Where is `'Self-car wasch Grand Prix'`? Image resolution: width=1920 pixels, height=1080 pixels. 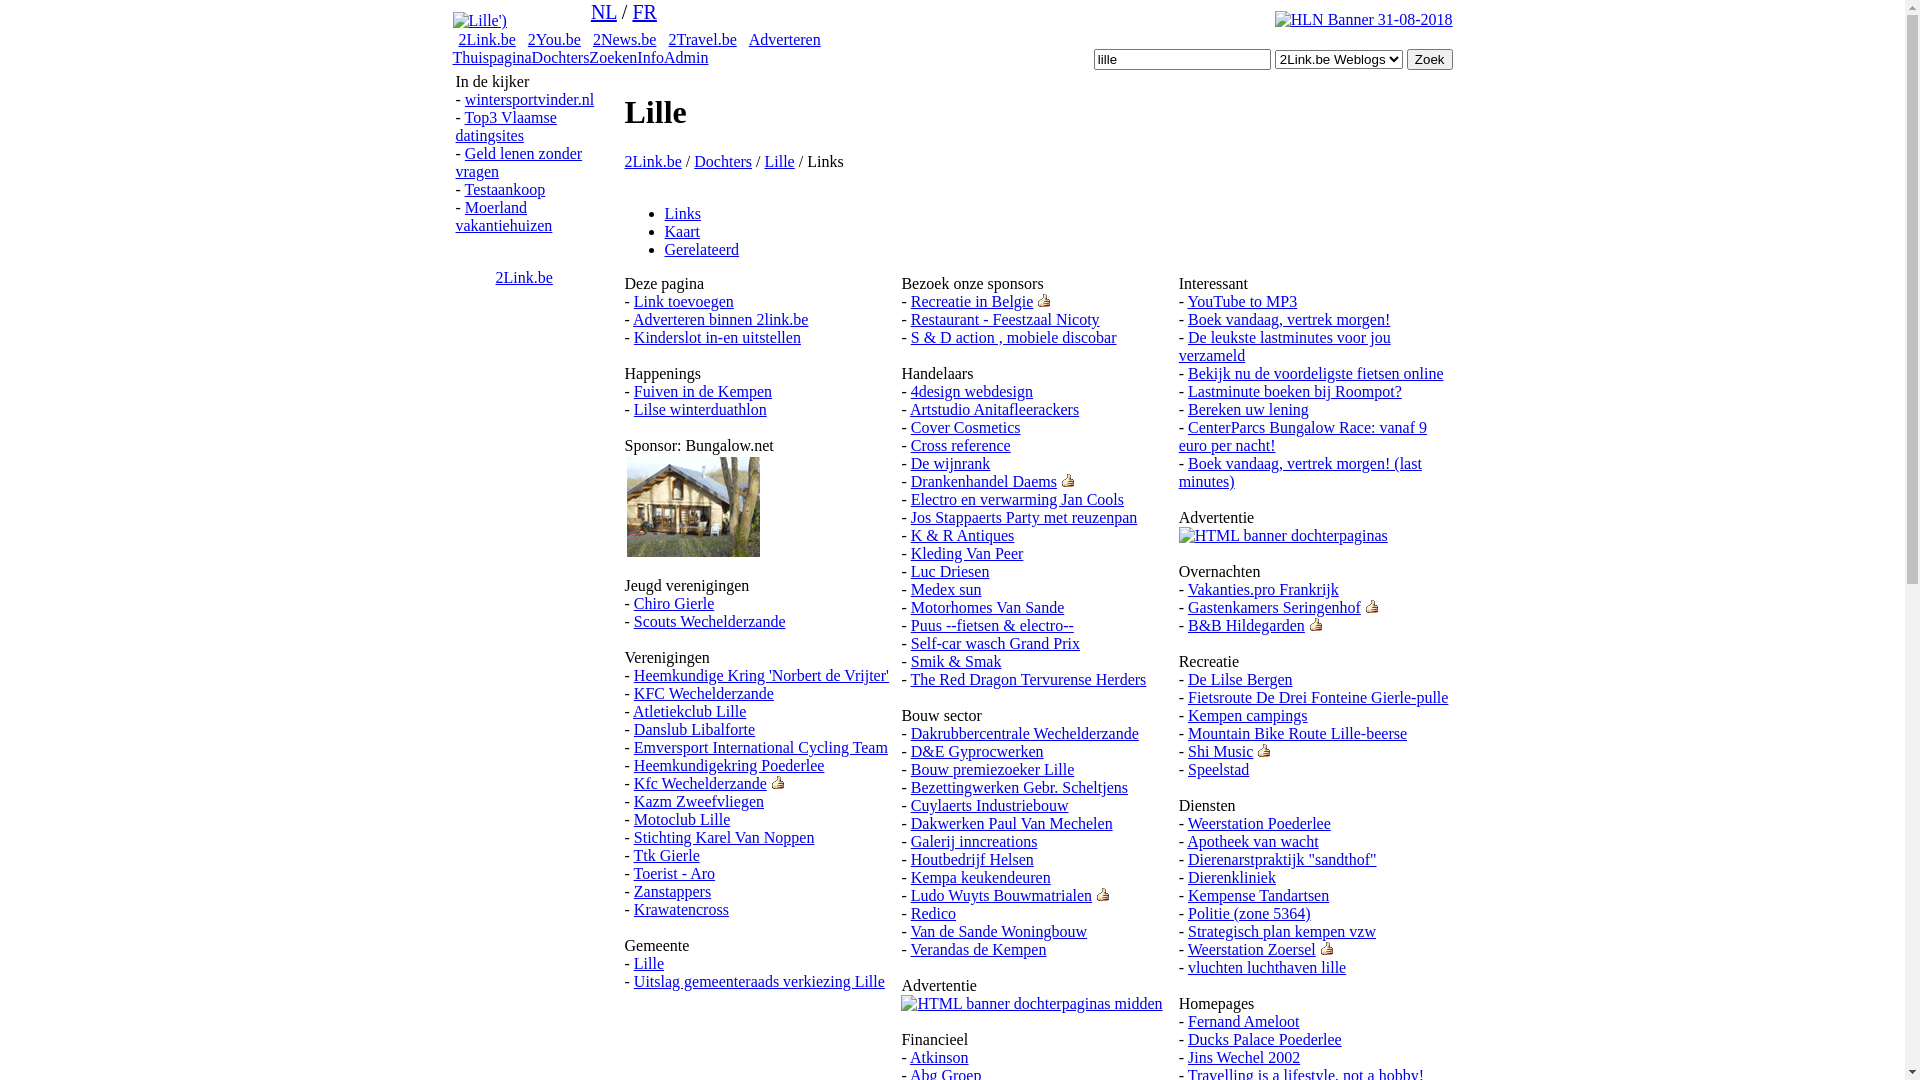
'Self-car wasch Grand Prix' is located at coordinates (995, 643).